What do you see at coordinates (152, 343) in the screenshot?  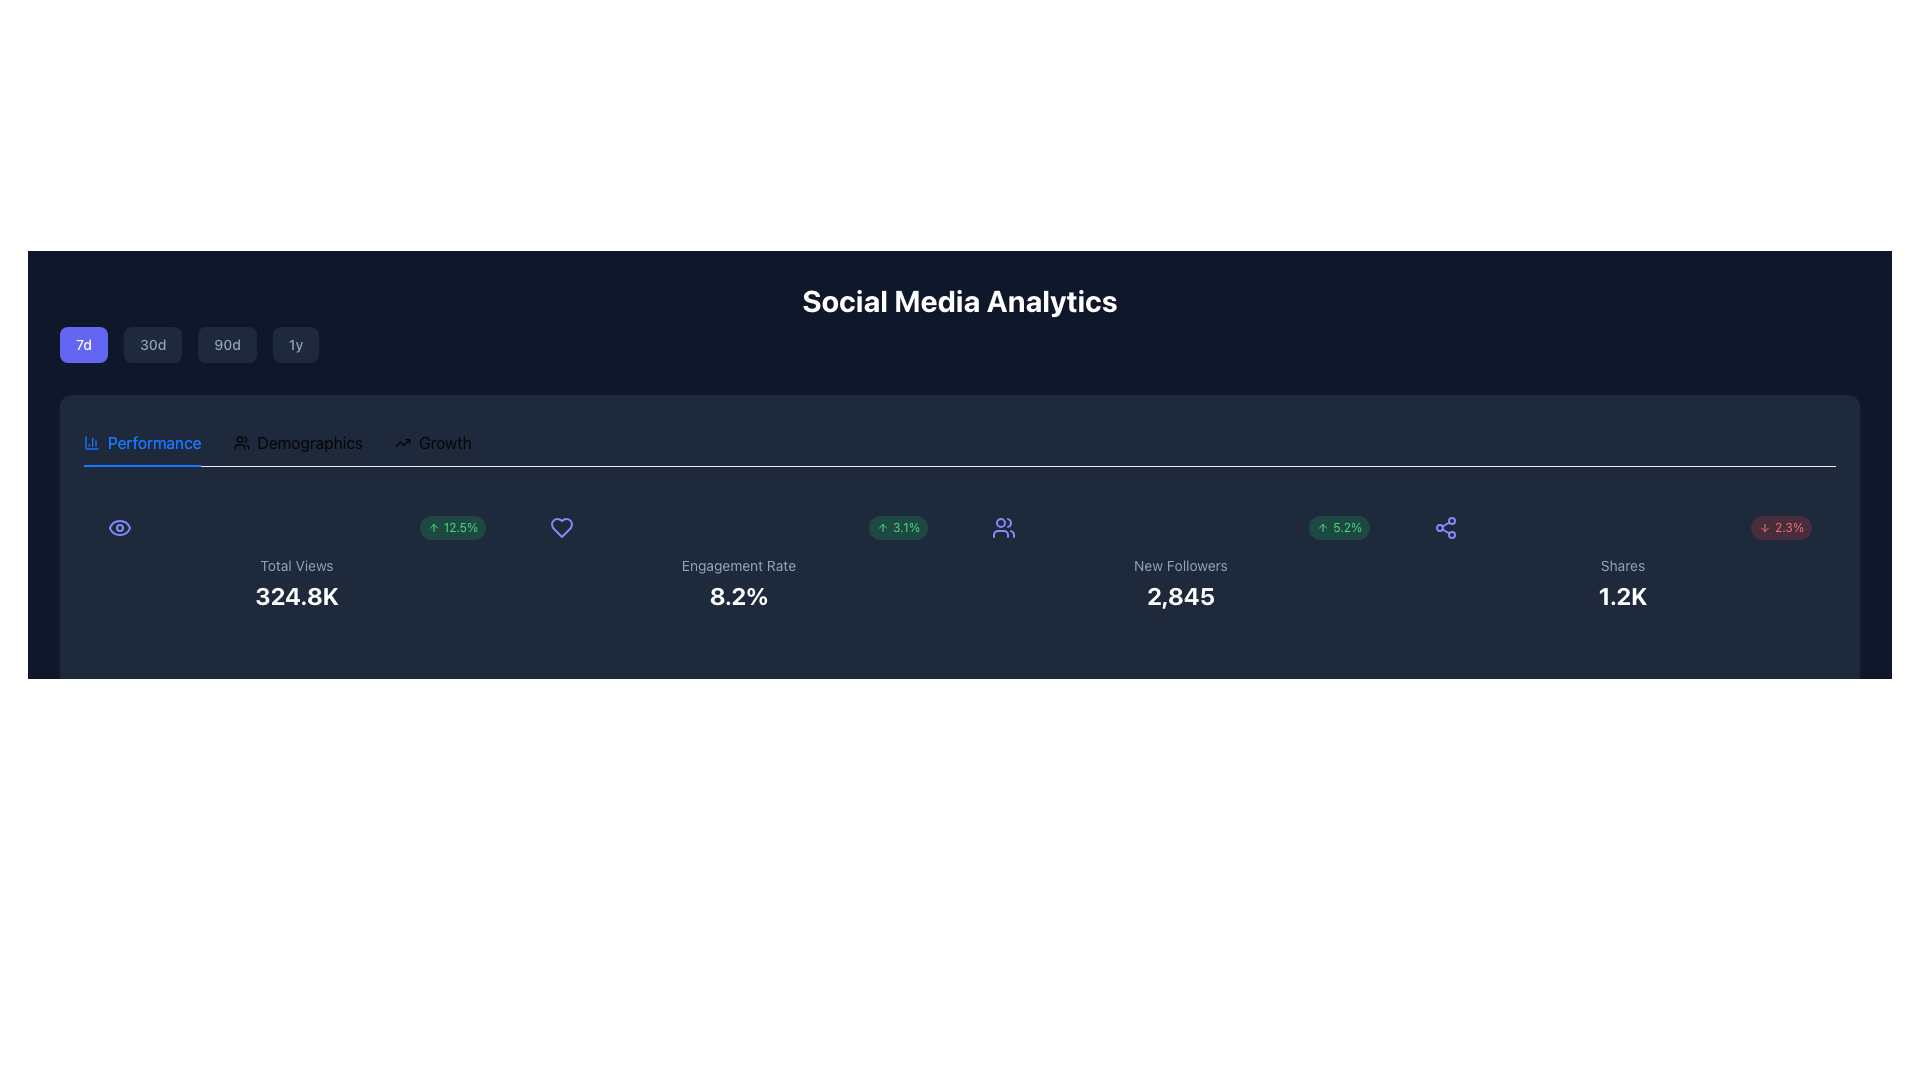 I see `the second button from the left at the top-left section of the interface` at bounding box center [152, 343].